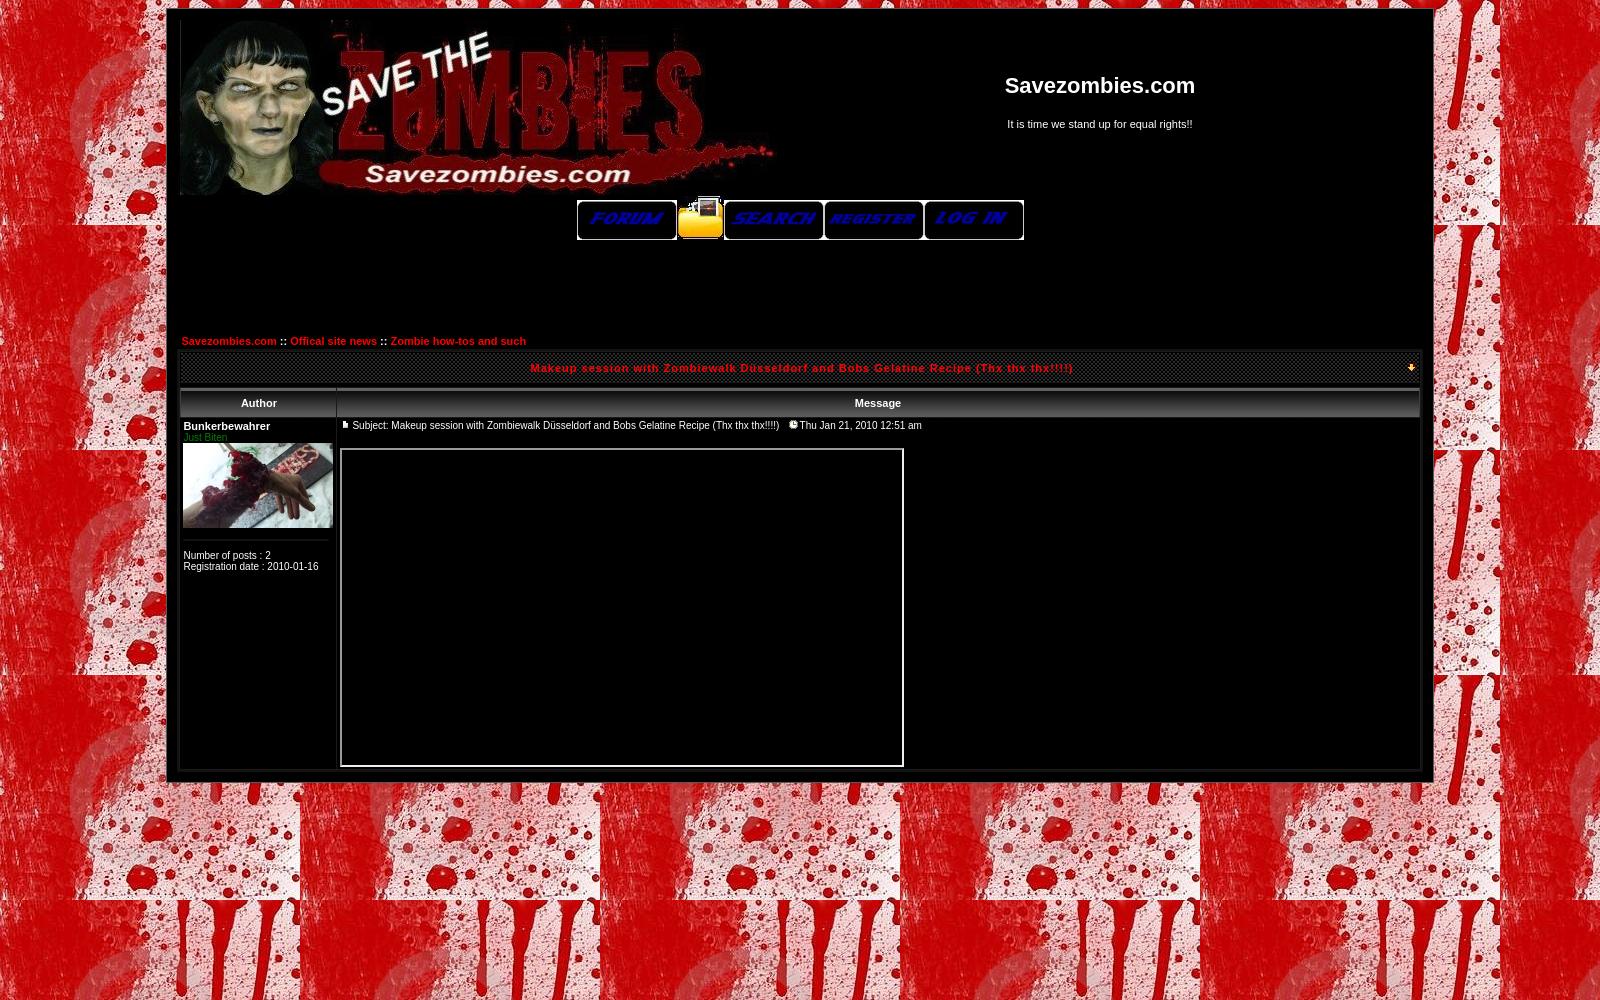 The width and height of the screenshot is (1600, 1000). Describe the element at coordinates (267, 555) in the screenshot. I see `'2'` at that location.